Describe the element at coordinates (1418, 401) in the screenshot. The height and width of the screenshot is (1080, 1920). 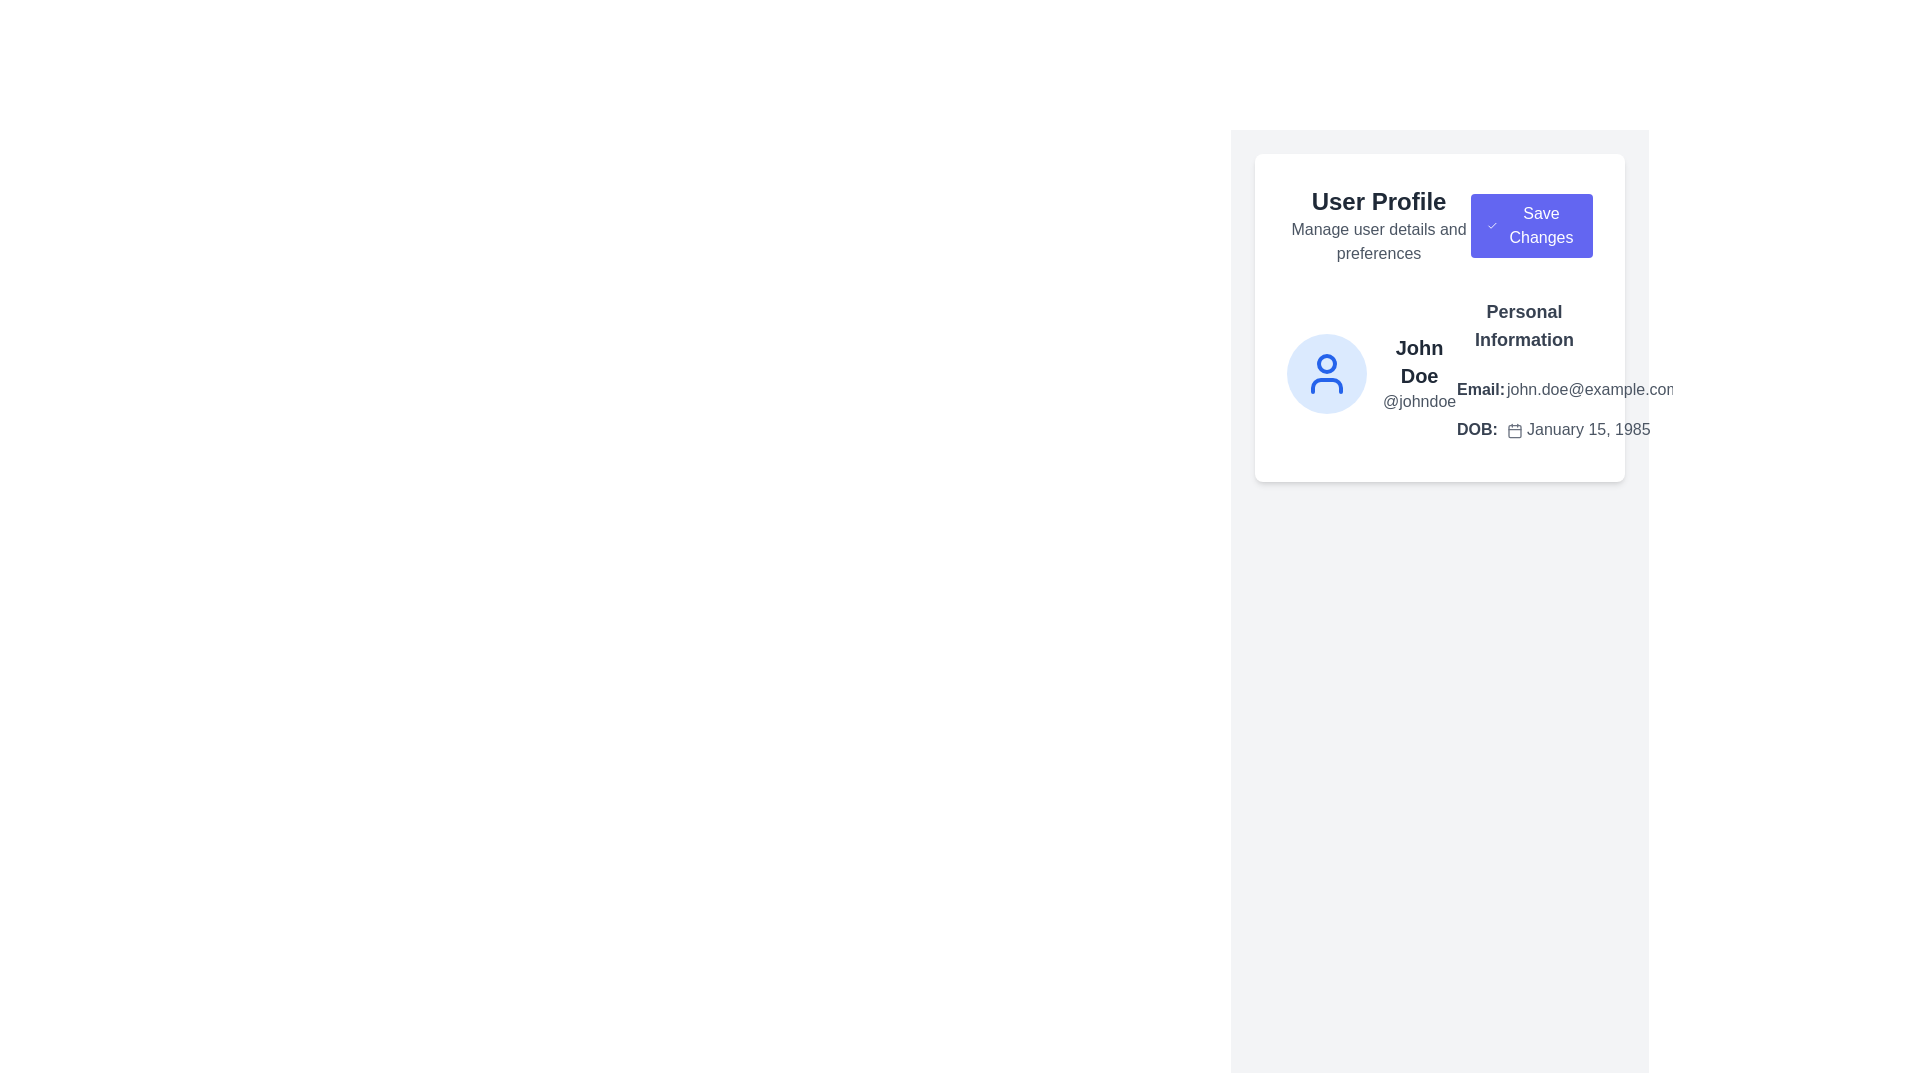
I see `the text label displaying '@johndoe' which is located below the name label 'John Doe' in the top-left section of the card` at that location.